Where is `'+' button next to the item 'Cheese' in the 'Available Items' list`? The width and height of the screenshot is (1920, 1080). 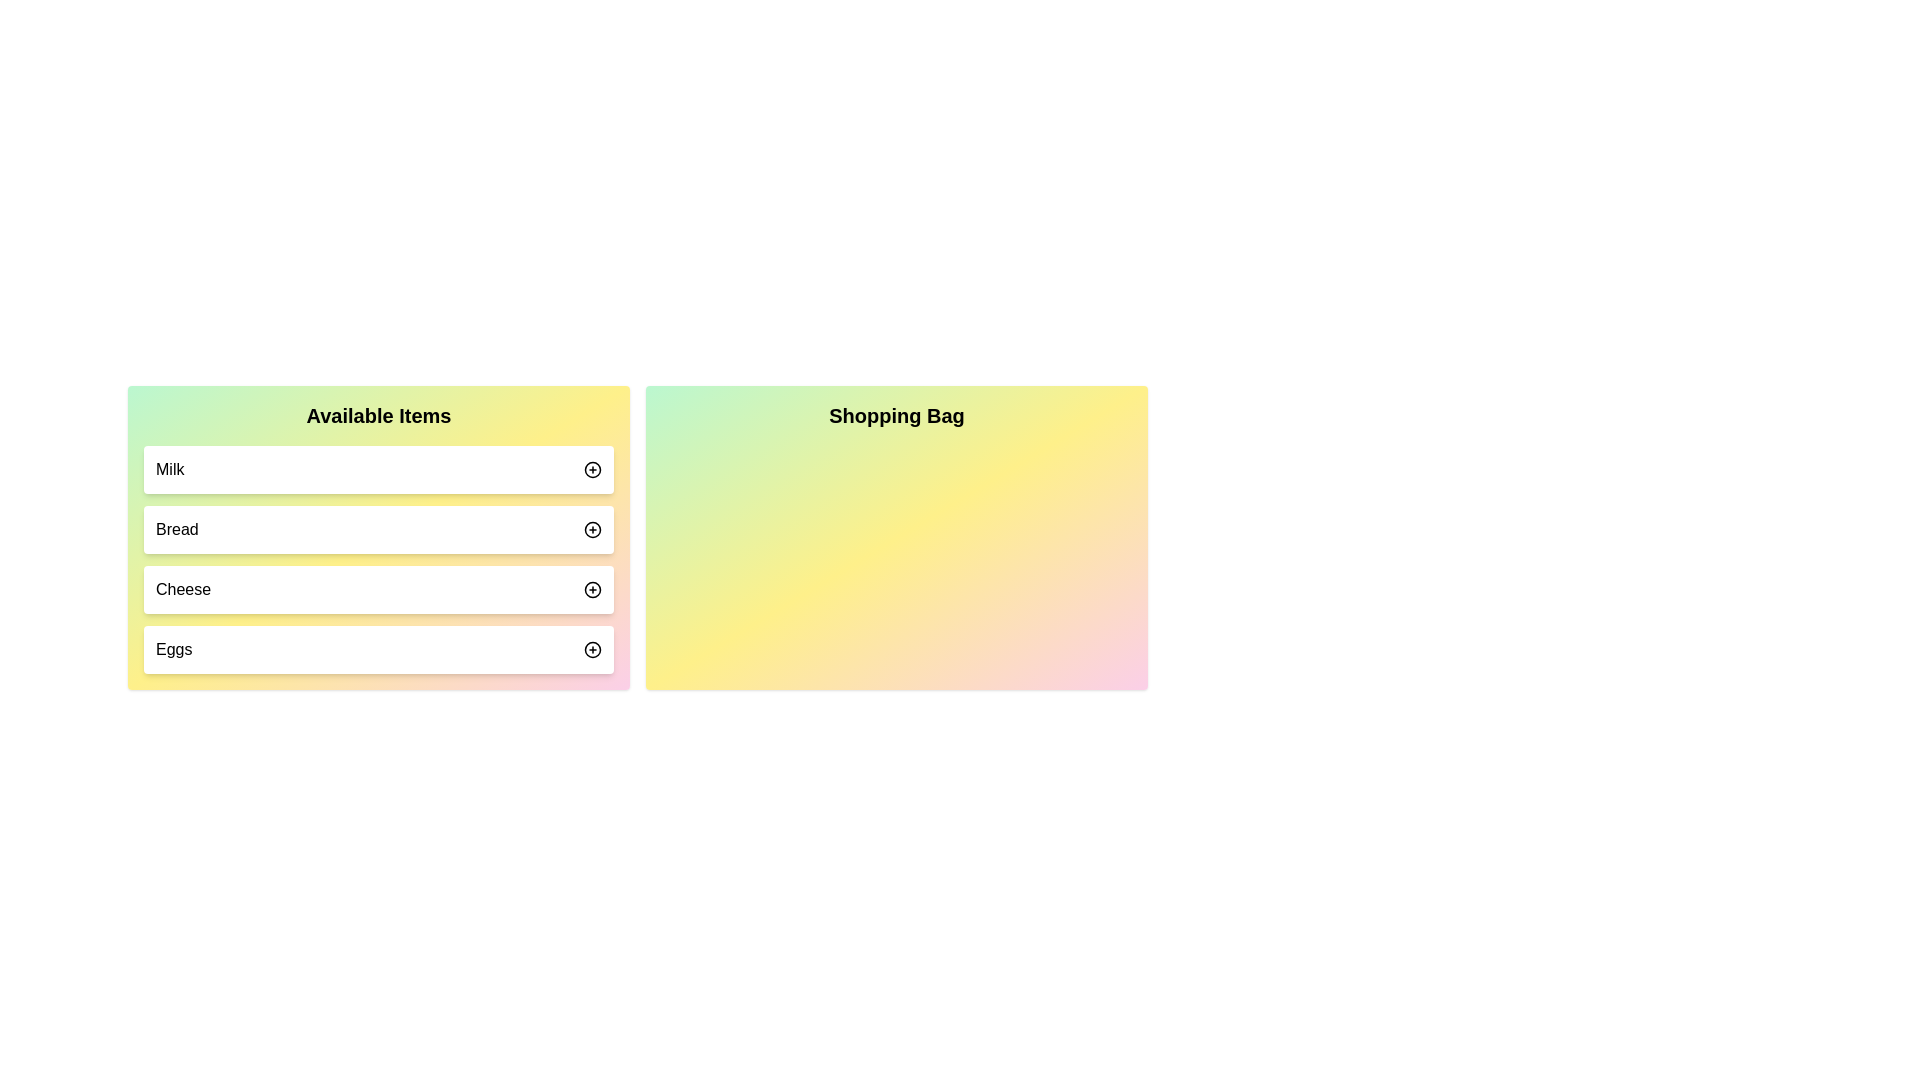
'+' button next to the item 'Cheese' in the 'Available Items' list is located at coordinates (592, 589).